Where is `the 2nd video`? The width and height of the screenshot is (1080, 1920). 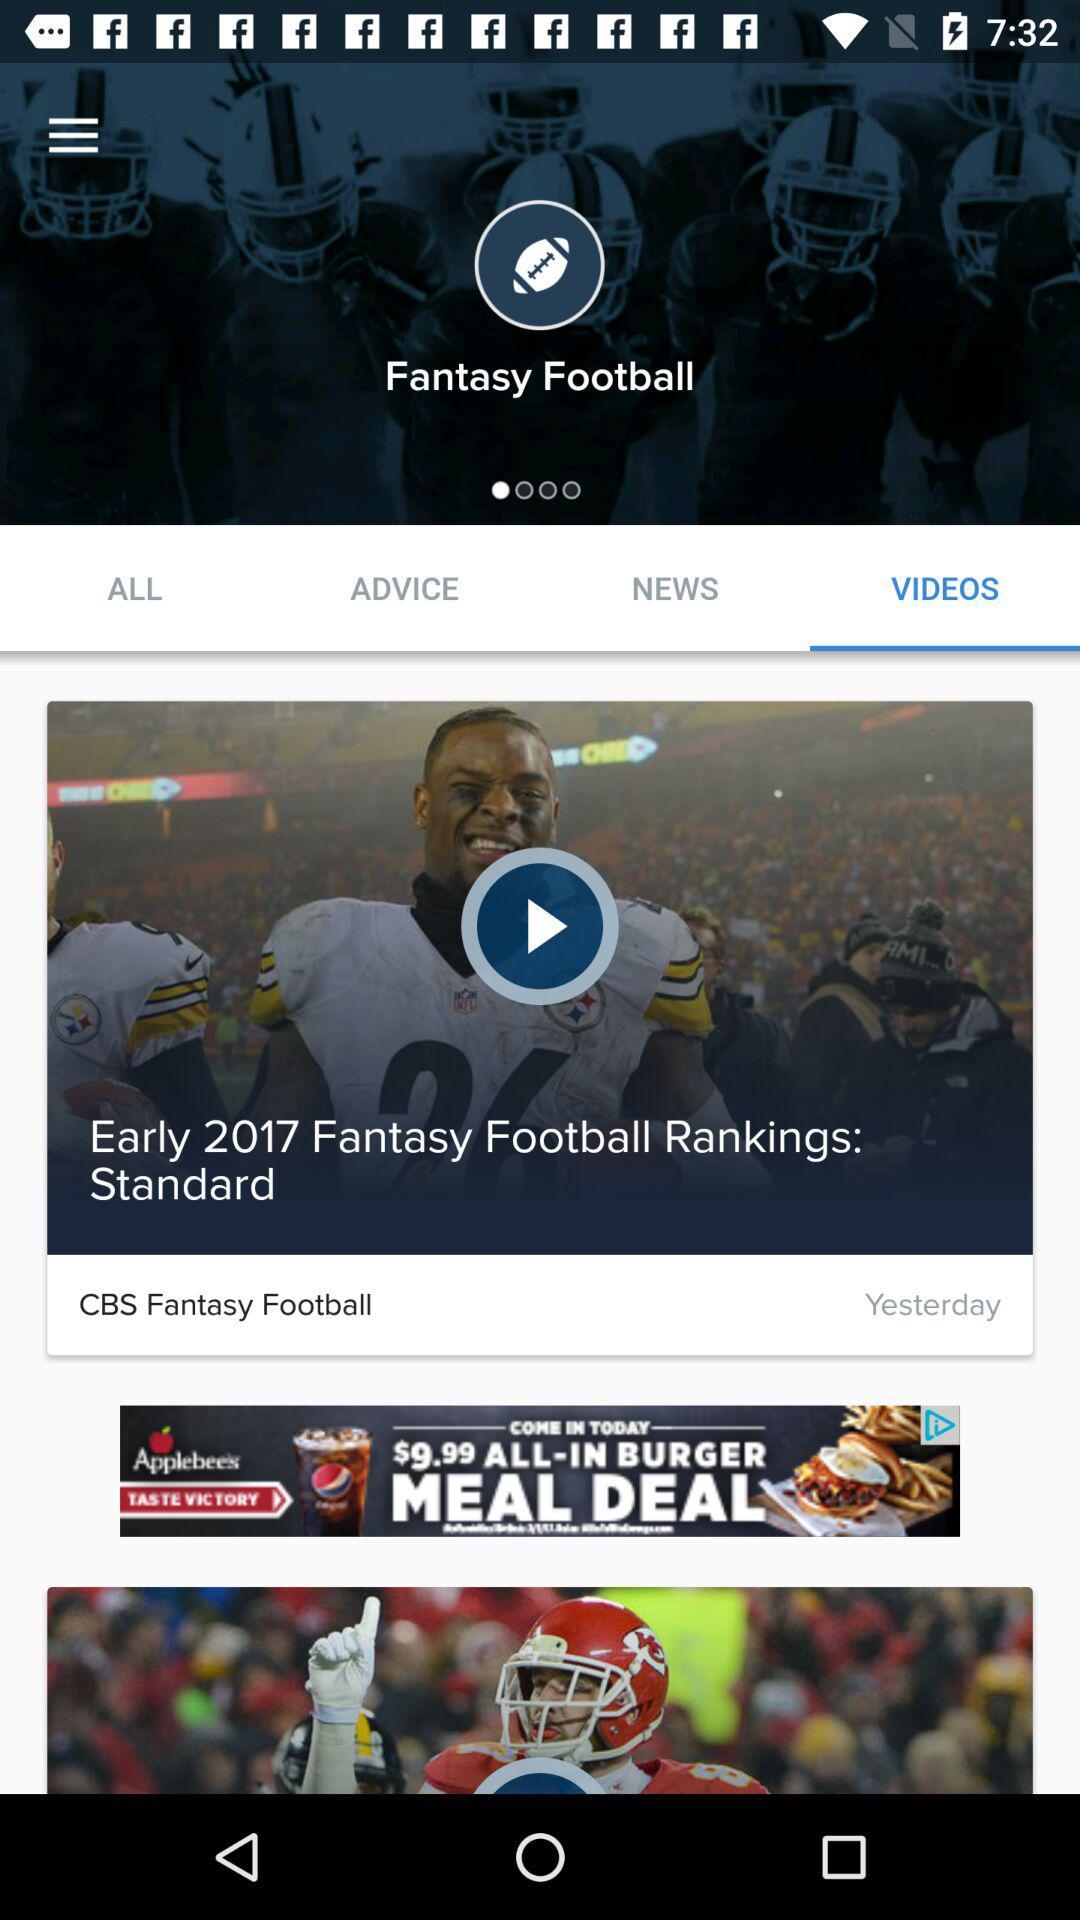
the 2nd video is located at coordinates (540, 978).